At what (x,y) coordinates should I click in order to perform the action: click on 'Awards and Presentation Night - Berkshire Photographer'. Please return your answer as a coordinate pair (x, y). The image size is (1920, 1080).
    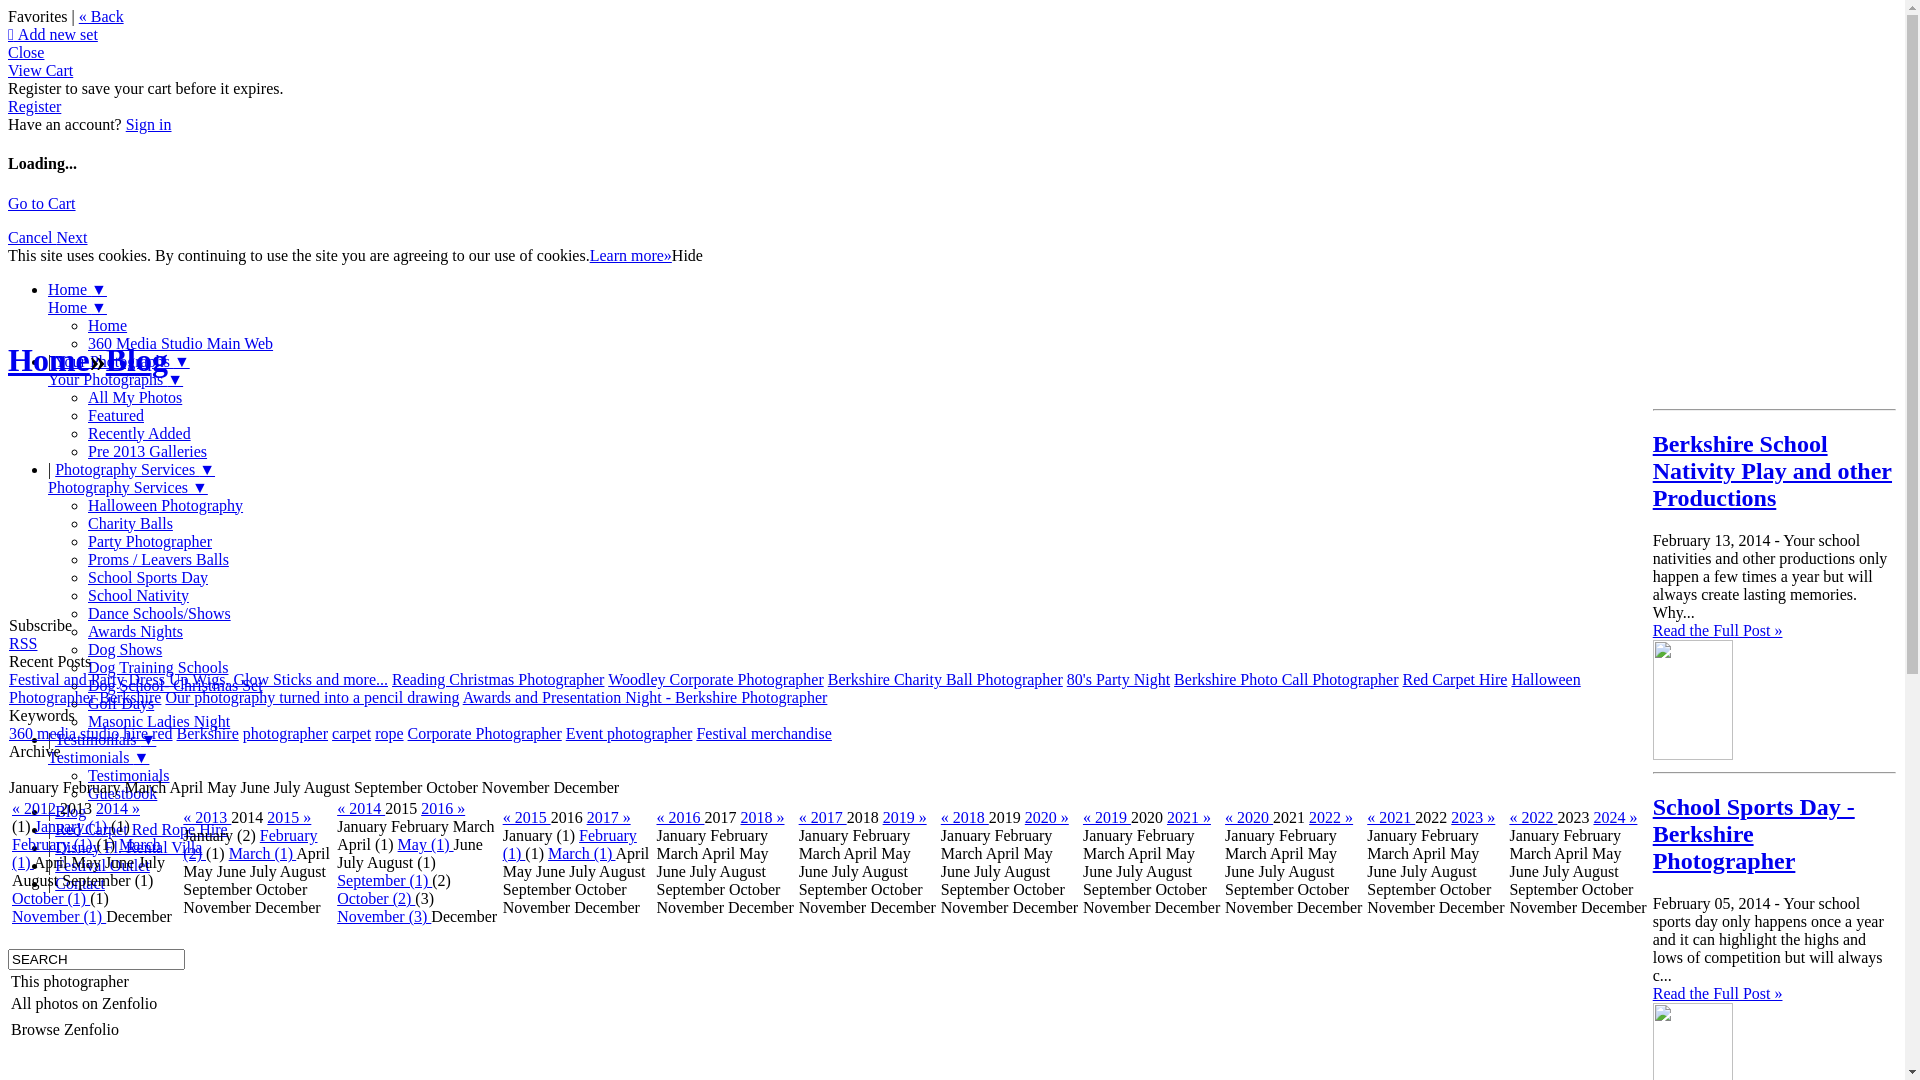
    Looking at the image, I should click on (645, 696).